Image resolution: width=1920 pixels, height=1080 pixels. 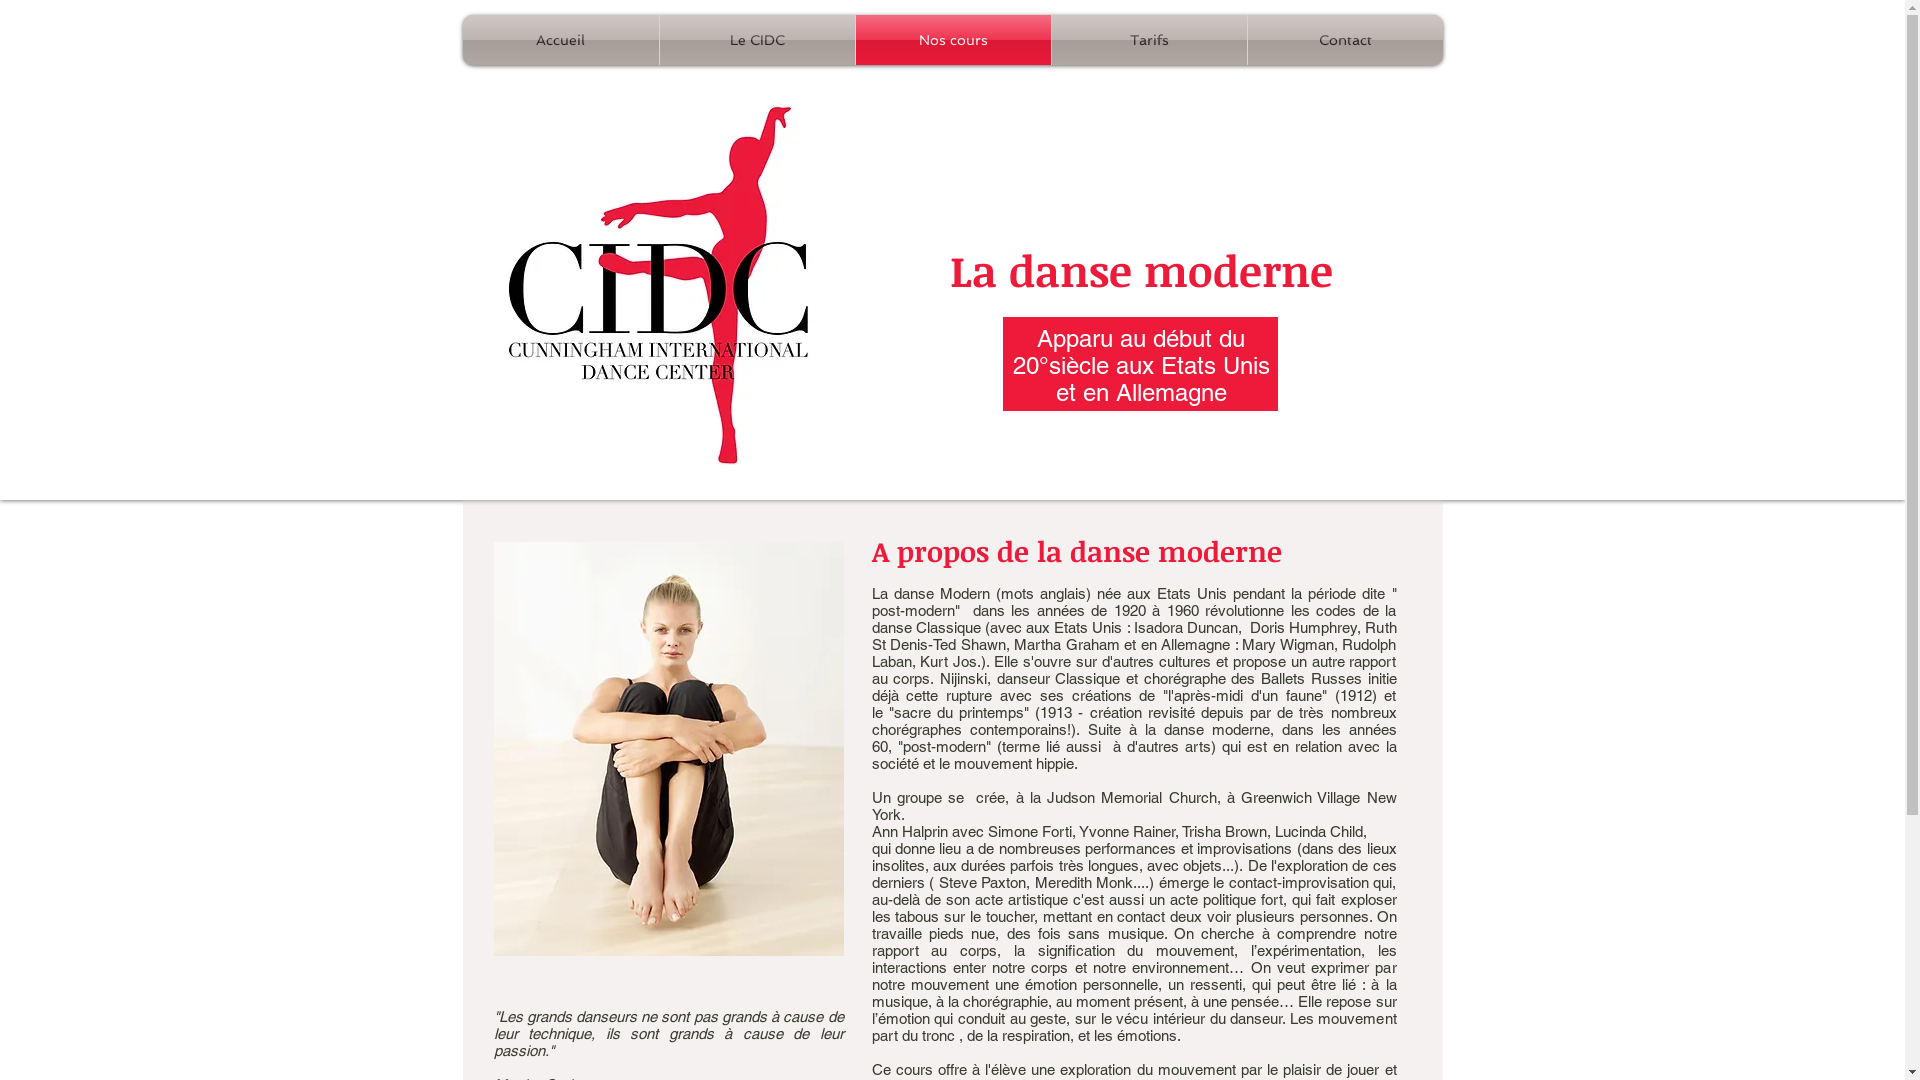 What do you see at coordinates (460, 39) in the screenshot?
I see `'Accueil'` at bounding box center [460, 39].